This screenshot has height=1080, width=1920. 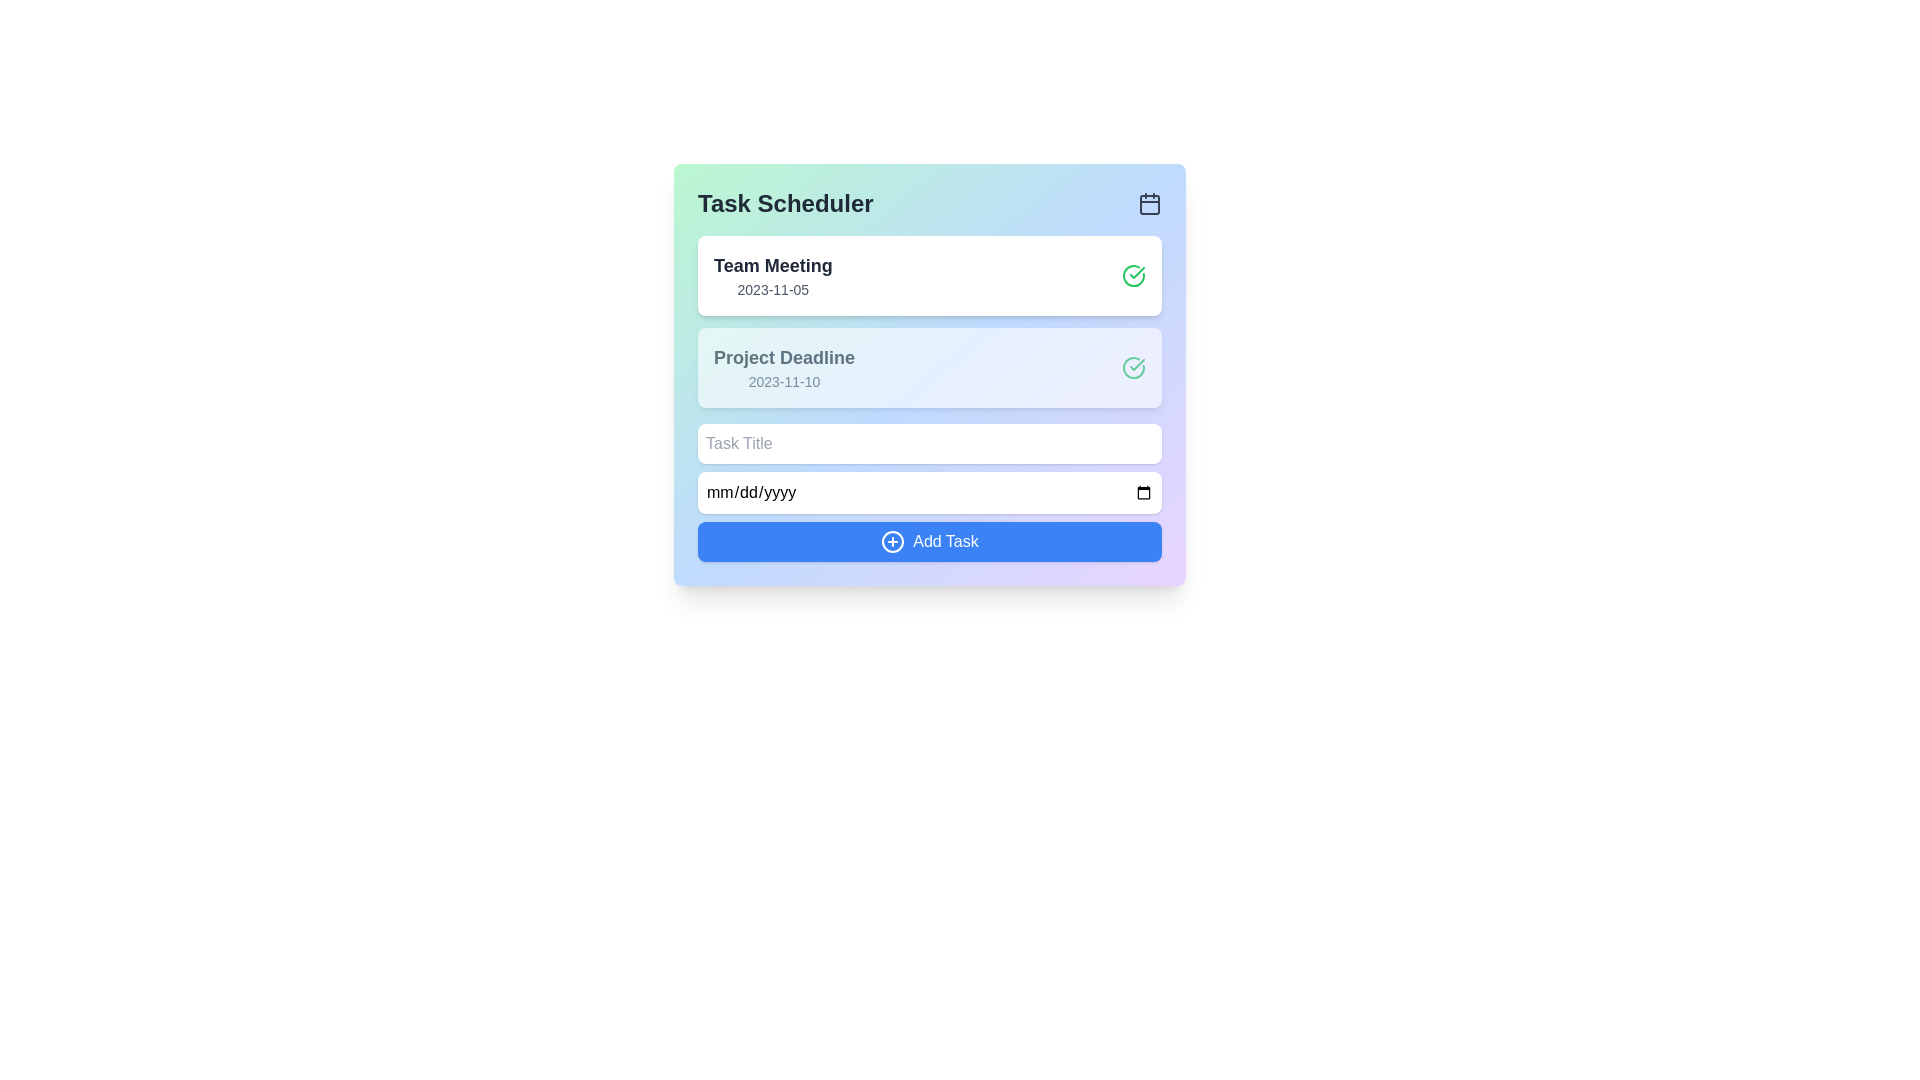 What do you see at coordinates (783, 381) in the screenshot?
I see `the text label displaying the date '2023-11-10', which is aligned to the left and located under the 'Project Deadline' title` at bounding box center [783, 381].